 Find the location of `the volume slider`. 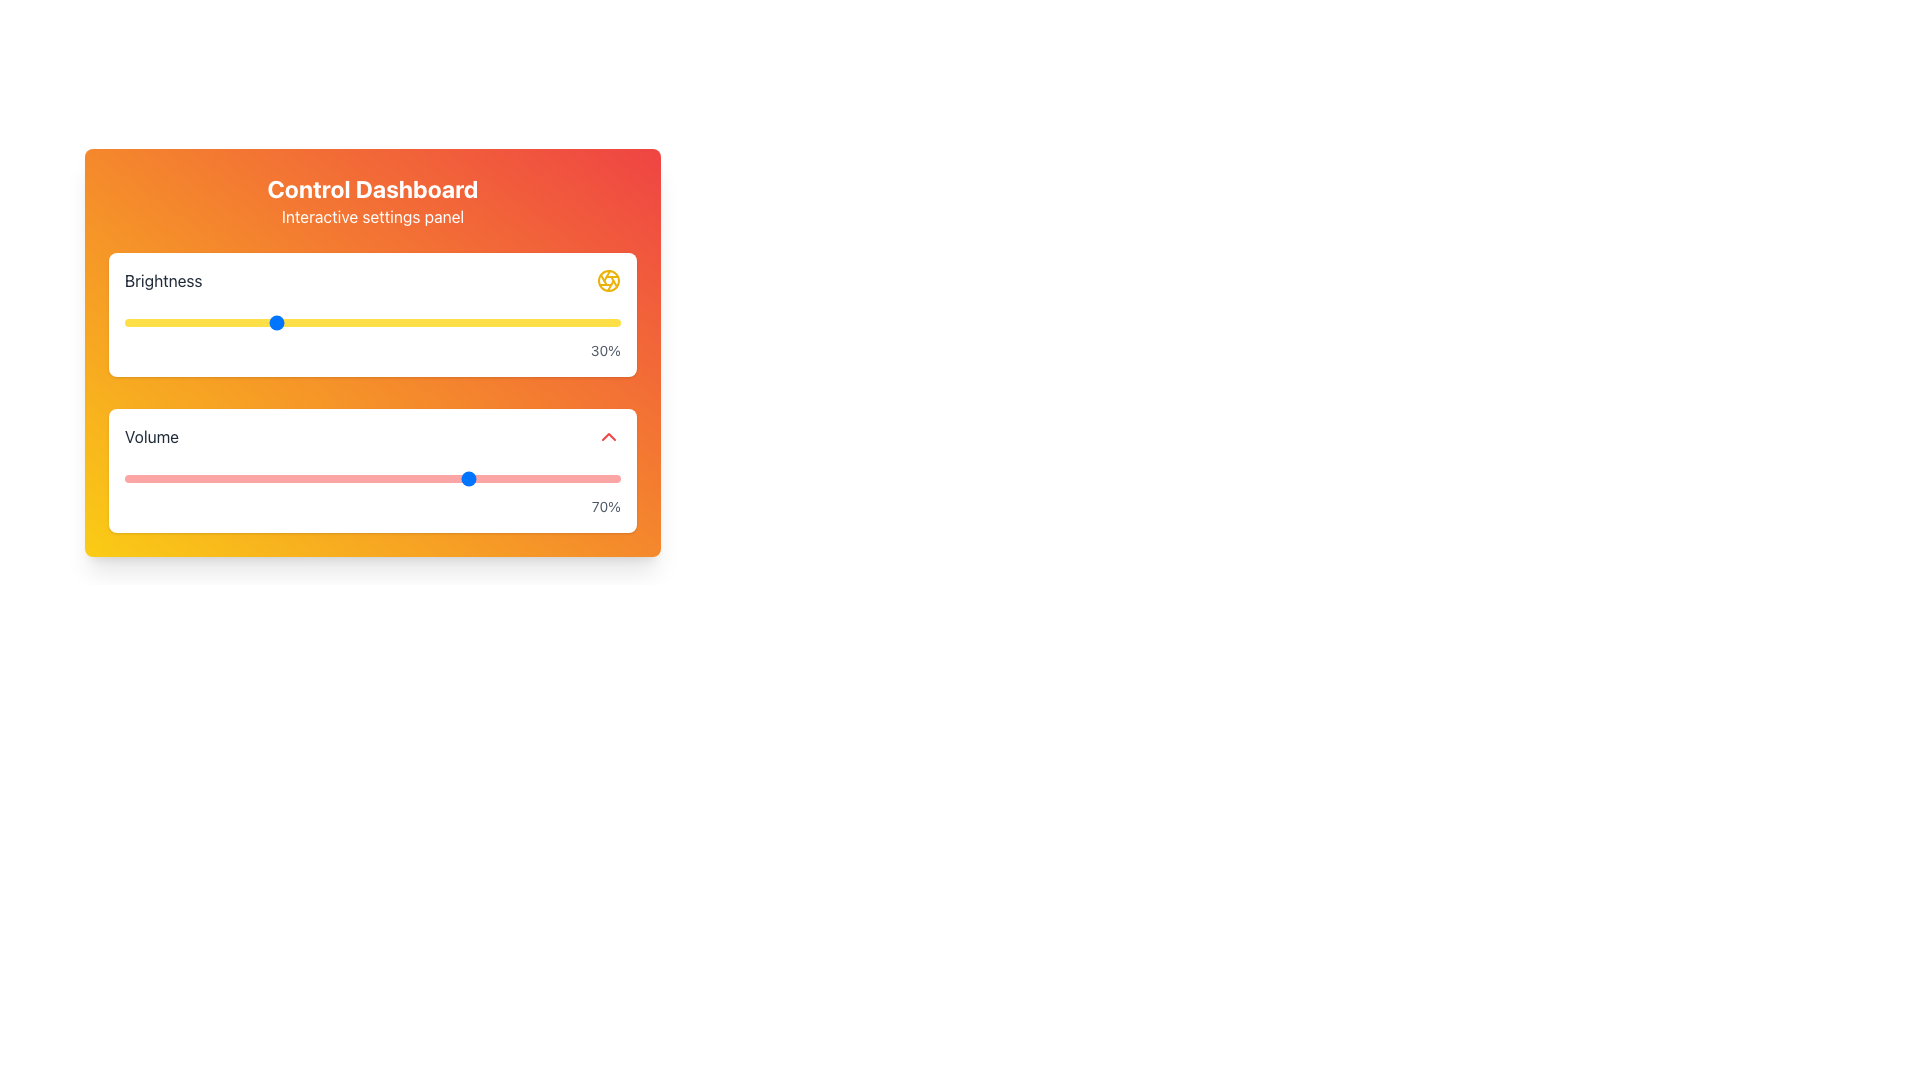

the volume slider is located at coordinates (401, 478).